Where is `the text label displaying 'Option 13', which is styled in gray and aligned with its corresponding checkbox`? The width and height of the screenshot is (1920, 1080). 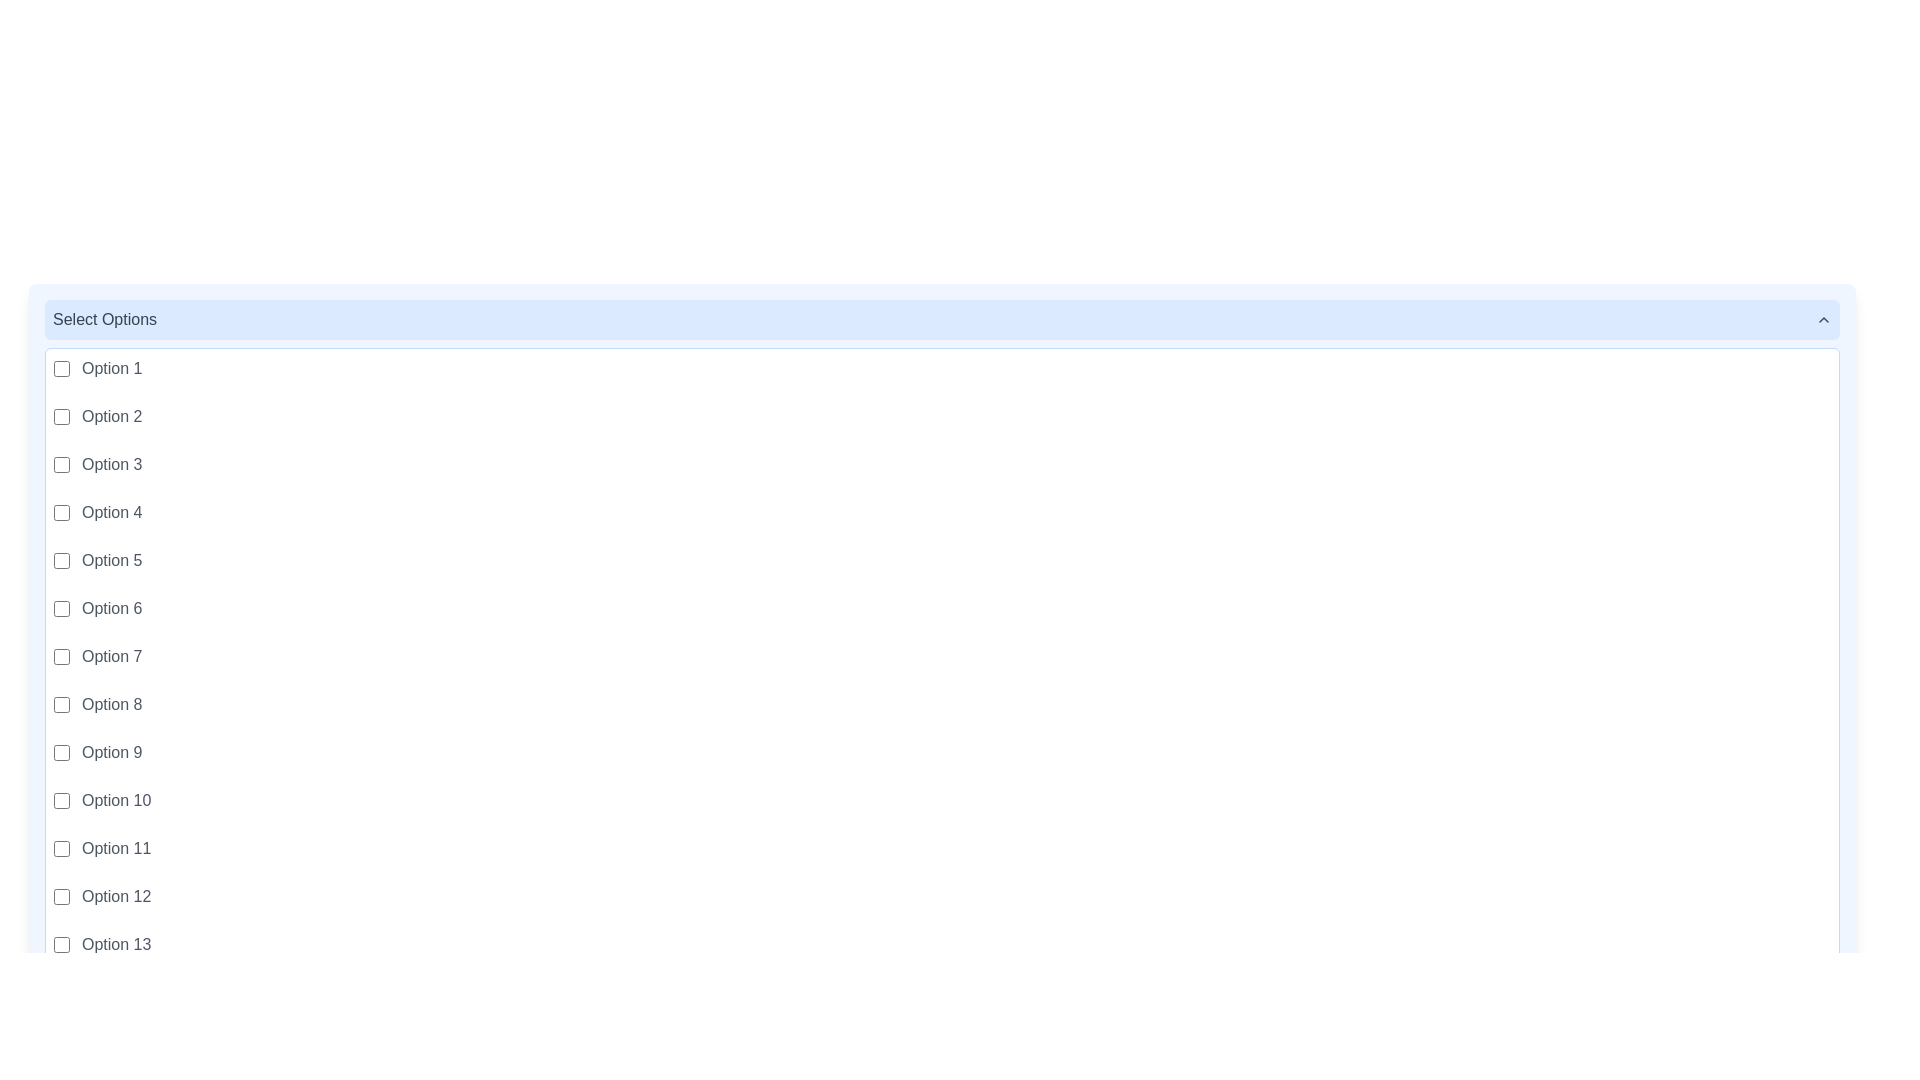
the text label displaying 'Option 13', which is styled in gray and aligned with its corresponding checkbox is located at coordinates (115, 945).